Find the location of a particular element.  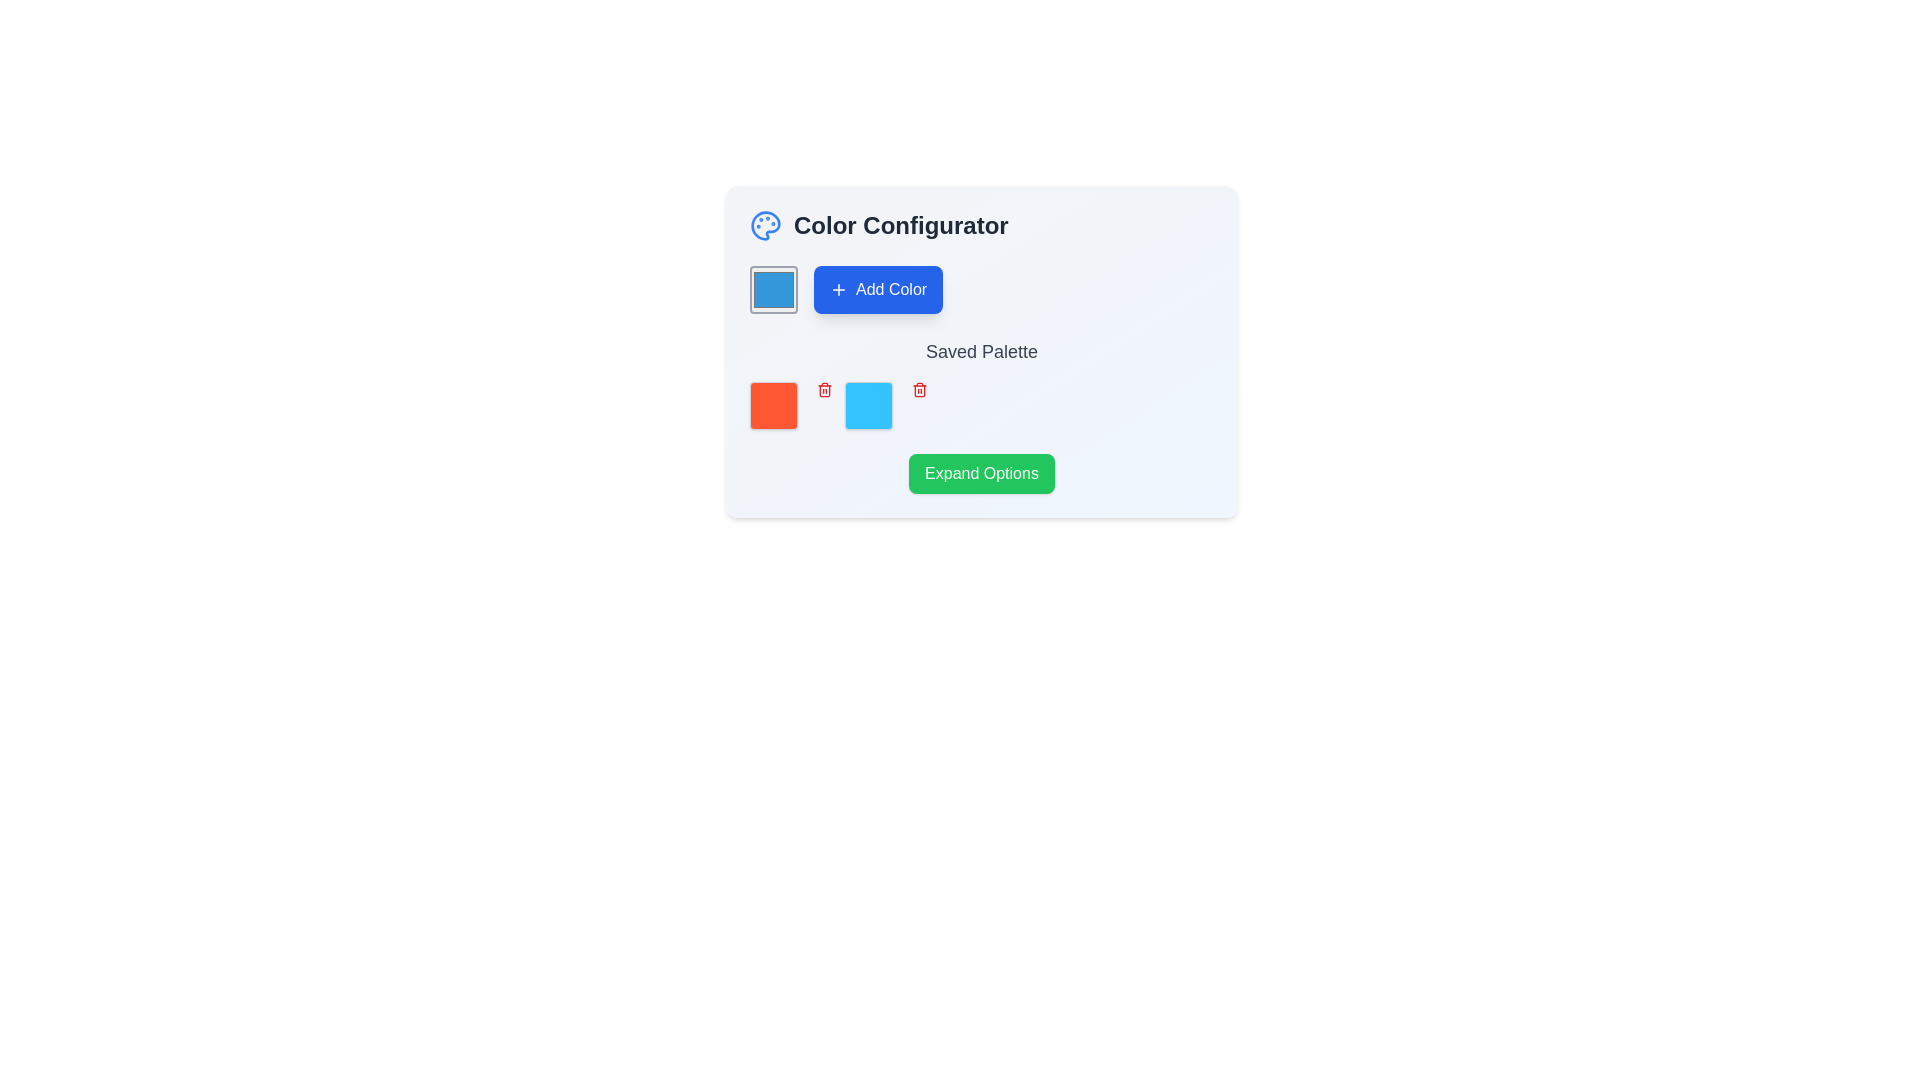

the rectangular 'Add Color' button with a blue background and white text is located at coordinates (878, 289).